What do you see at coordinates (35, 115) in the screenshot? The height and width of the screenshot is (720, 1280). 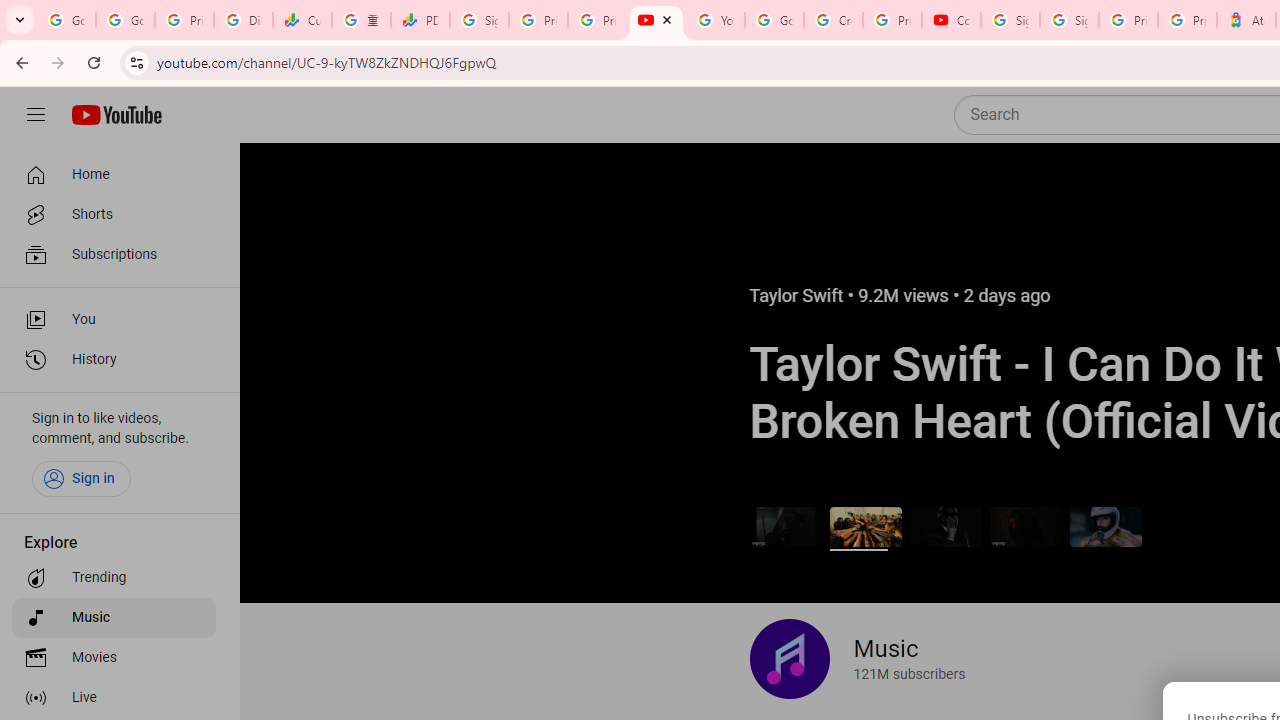 I see `'Guide'` at bounding box center [35, 115].